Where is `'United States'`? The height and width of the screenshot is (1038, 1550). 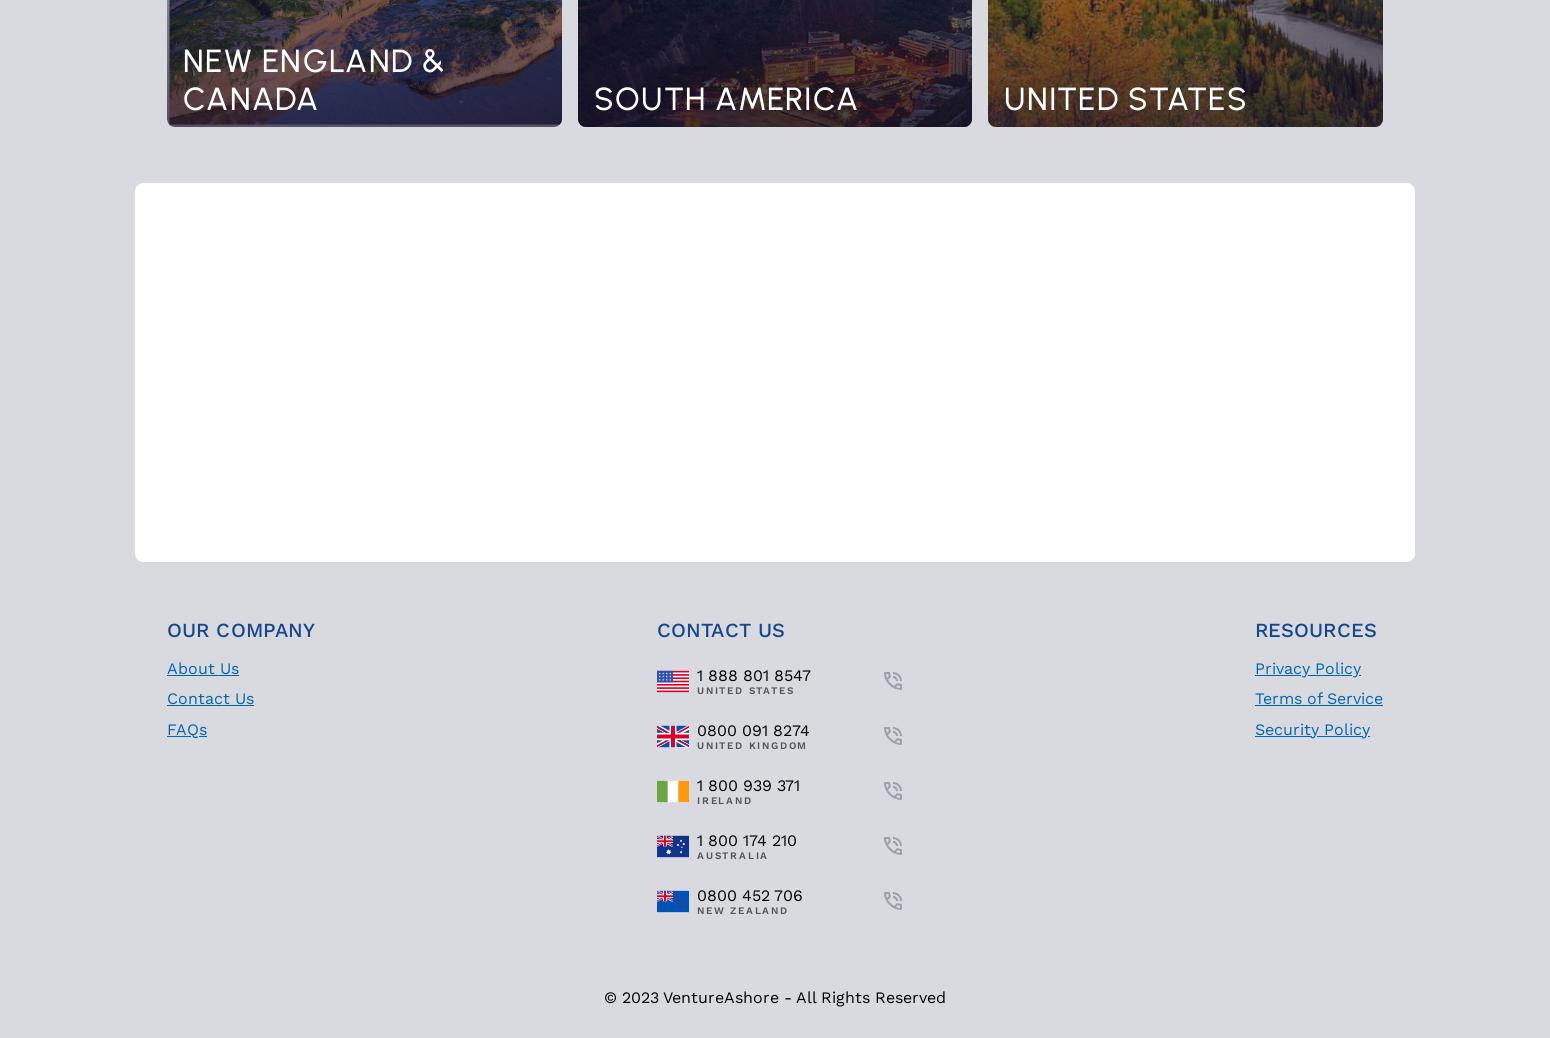 'United States' is located at coordinates (745, 688).